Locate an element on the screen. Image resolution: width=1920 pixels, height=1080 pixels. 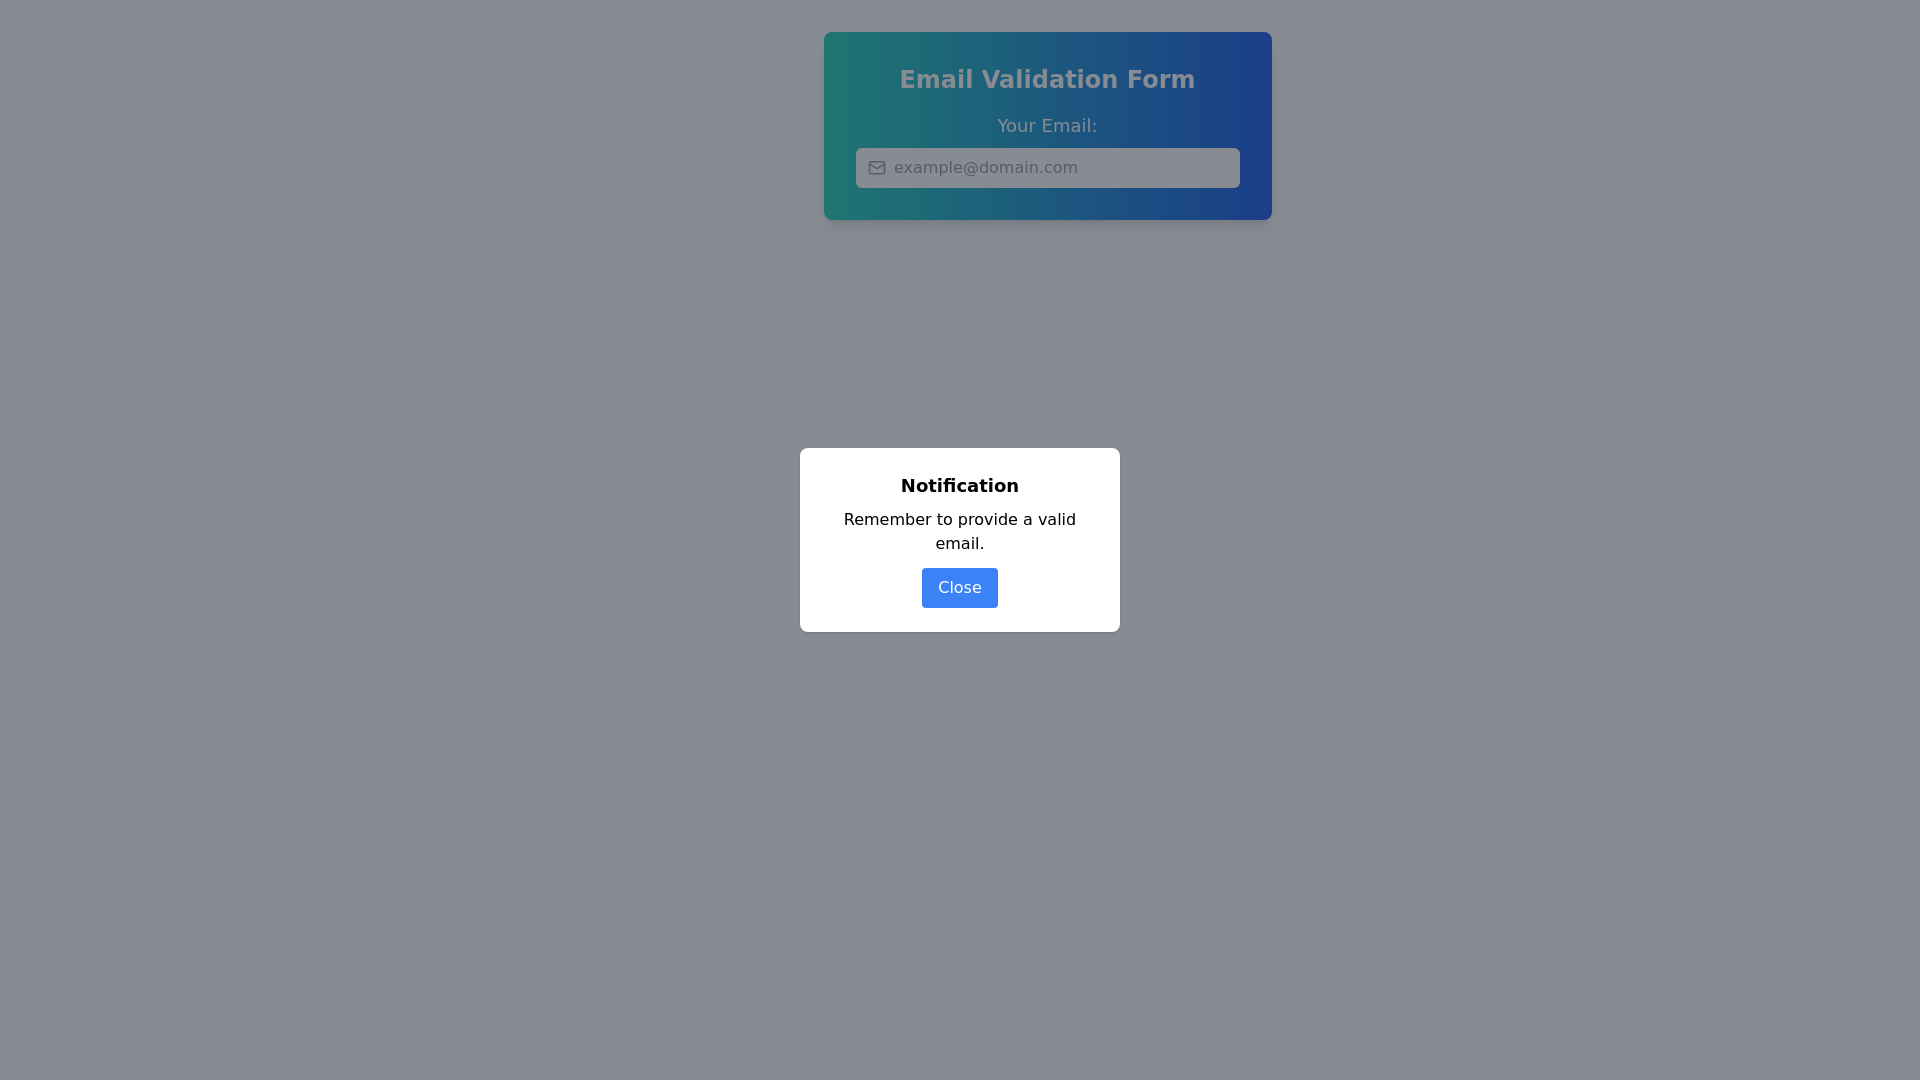
the 'Close' button, which is a rectangular button with rounded corners, filled with a solid blue color and featuring white text. It is located at the bottom of a notification box beneath the message 'Remember to provide a valid email.' is located at coordinates (960, 586).